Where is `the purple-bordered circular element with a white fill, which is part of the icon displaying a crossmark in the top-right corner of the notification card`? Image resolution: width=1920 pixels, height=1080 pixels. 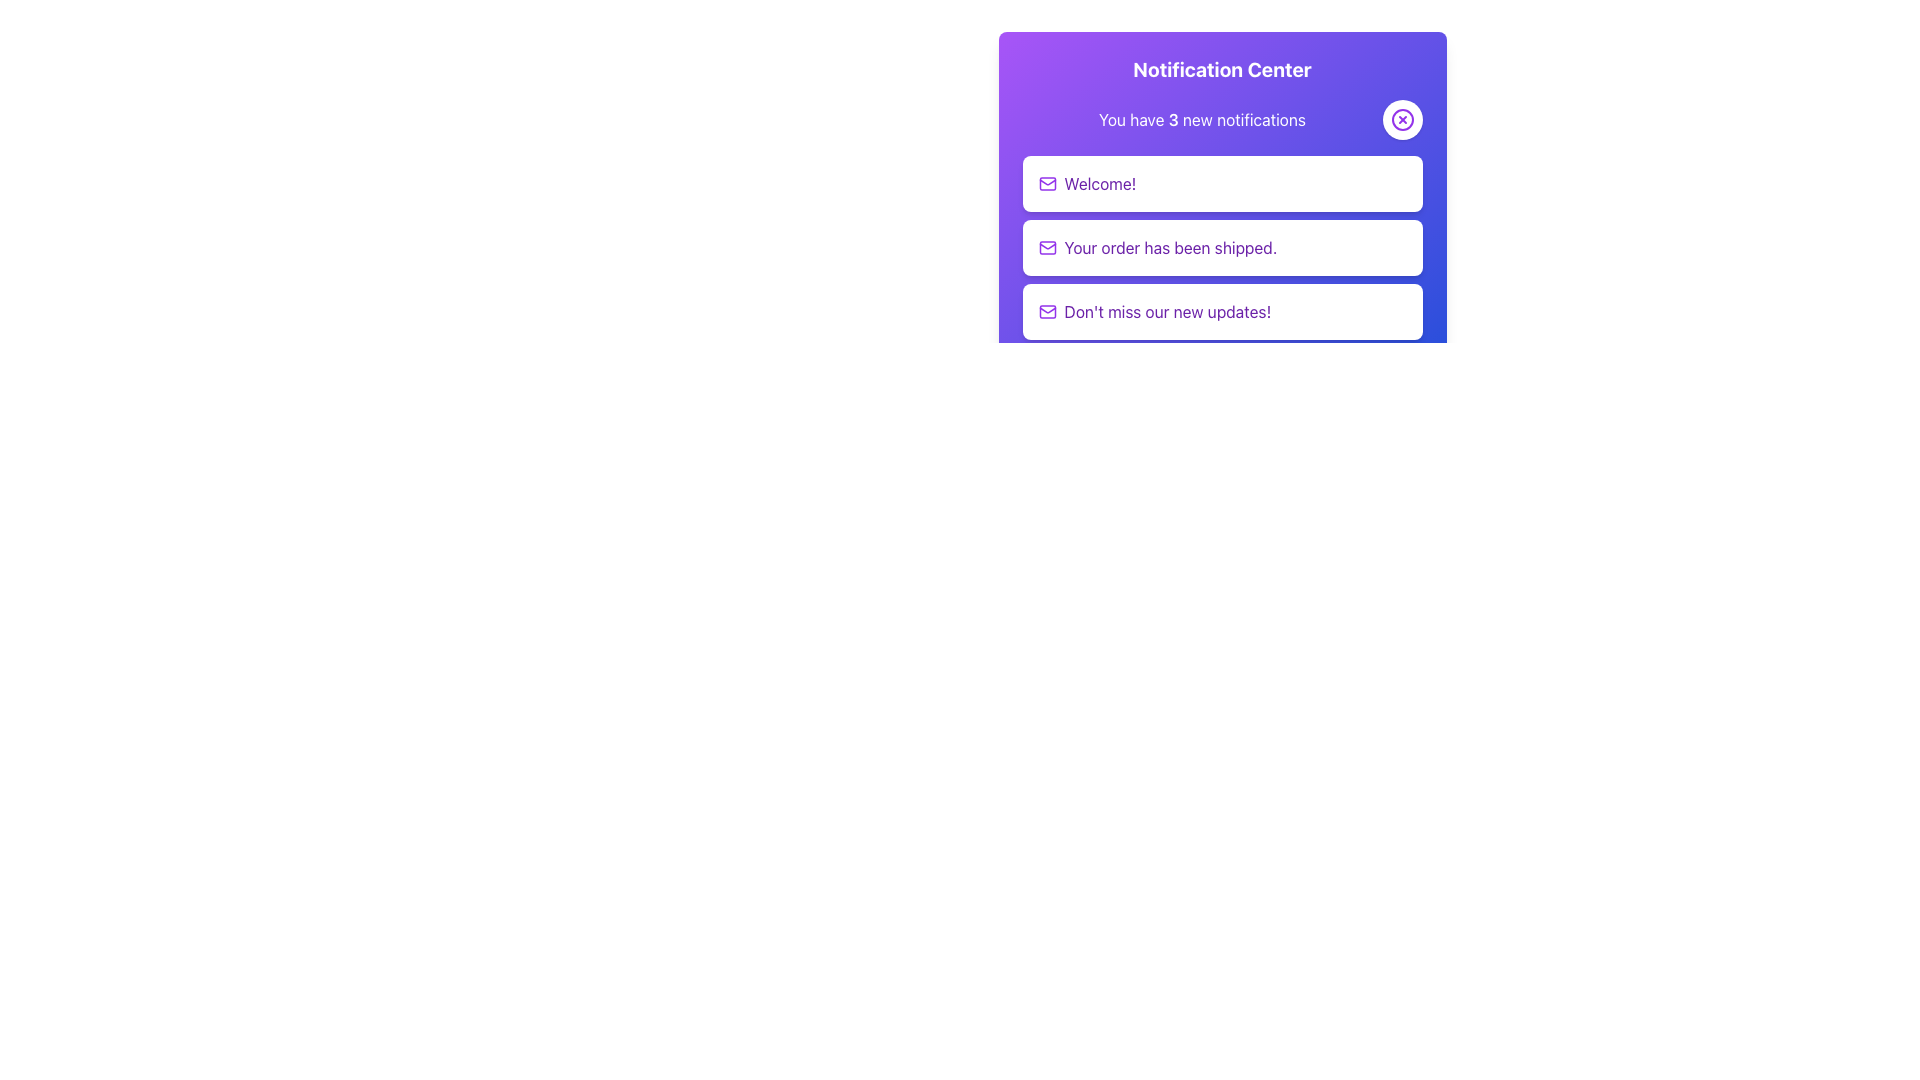 the purple-bordered circular element with a white fill, which is part of the icon displaying a crossmark in the top-right corner of the notification card is located at coordinates (1401, 119).